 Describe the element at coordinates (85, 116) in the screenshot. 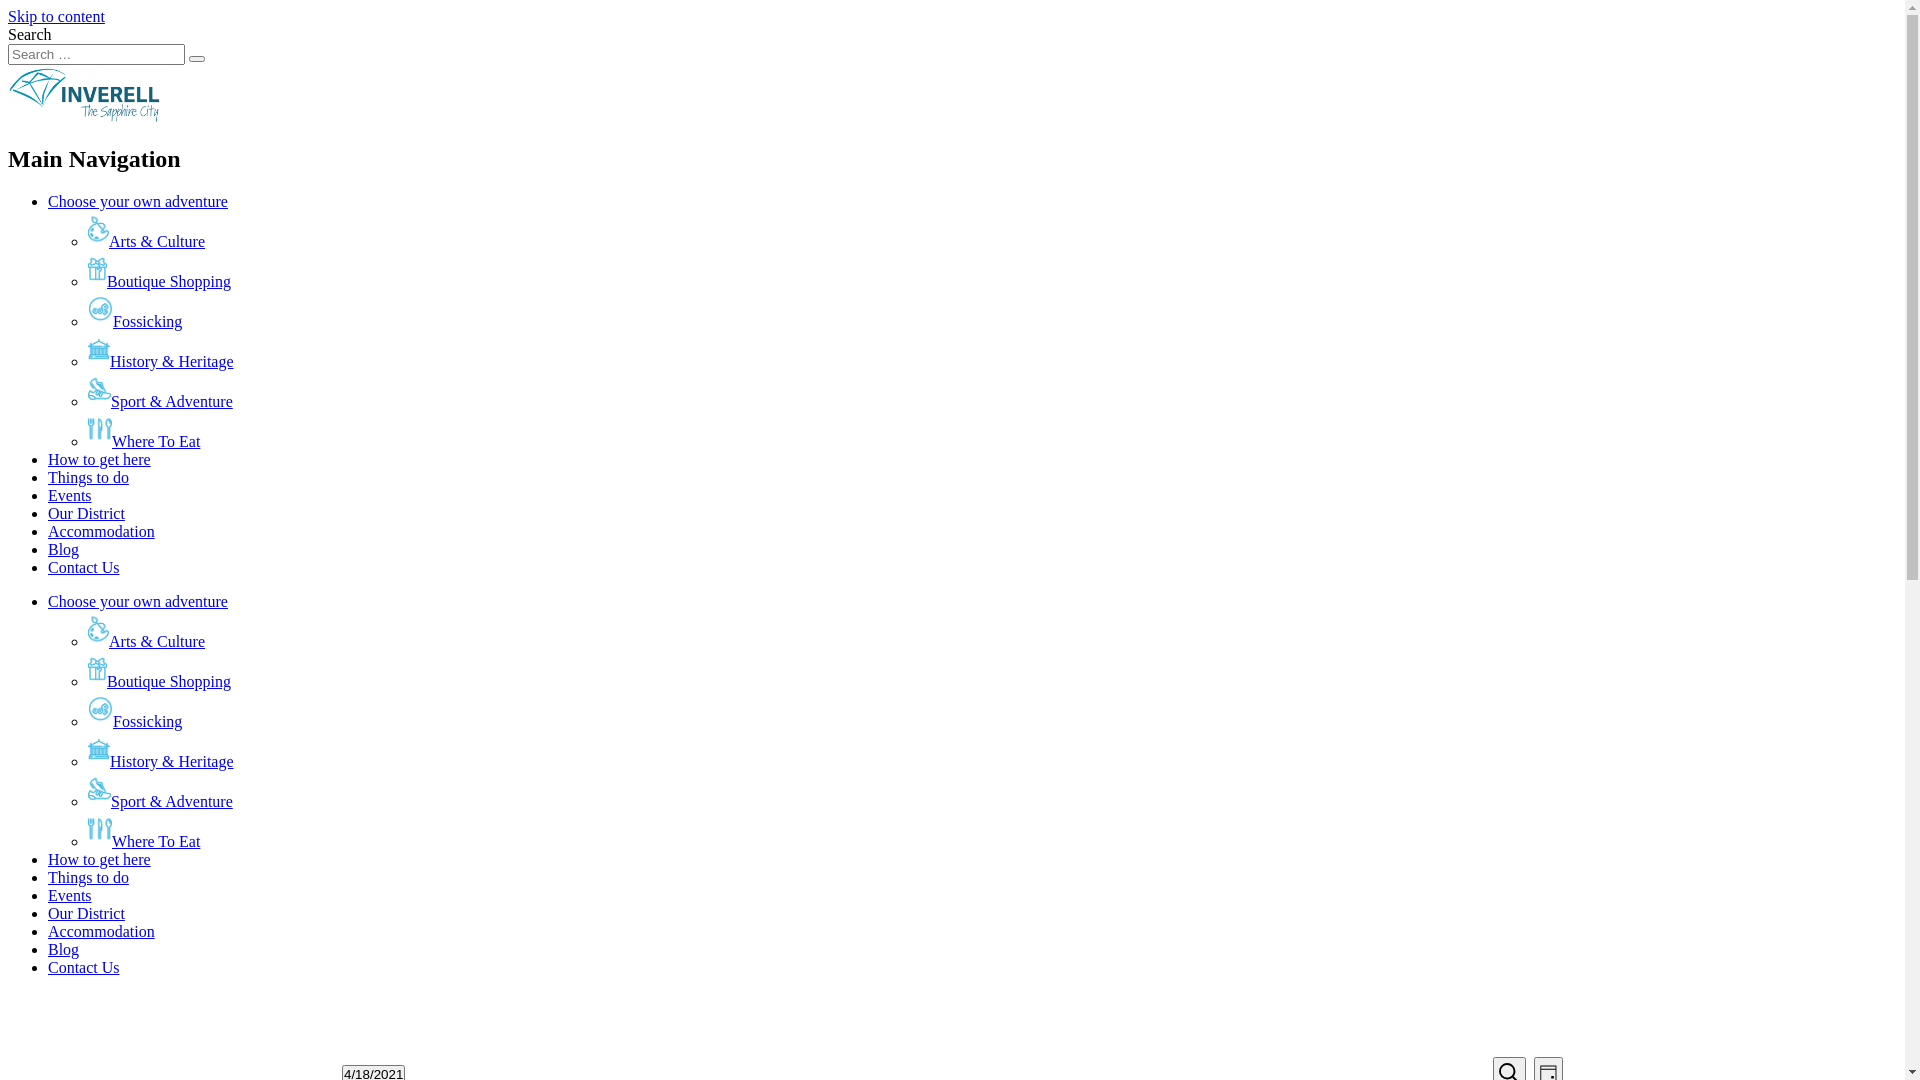

I see `'Inverell Council'` at that location.